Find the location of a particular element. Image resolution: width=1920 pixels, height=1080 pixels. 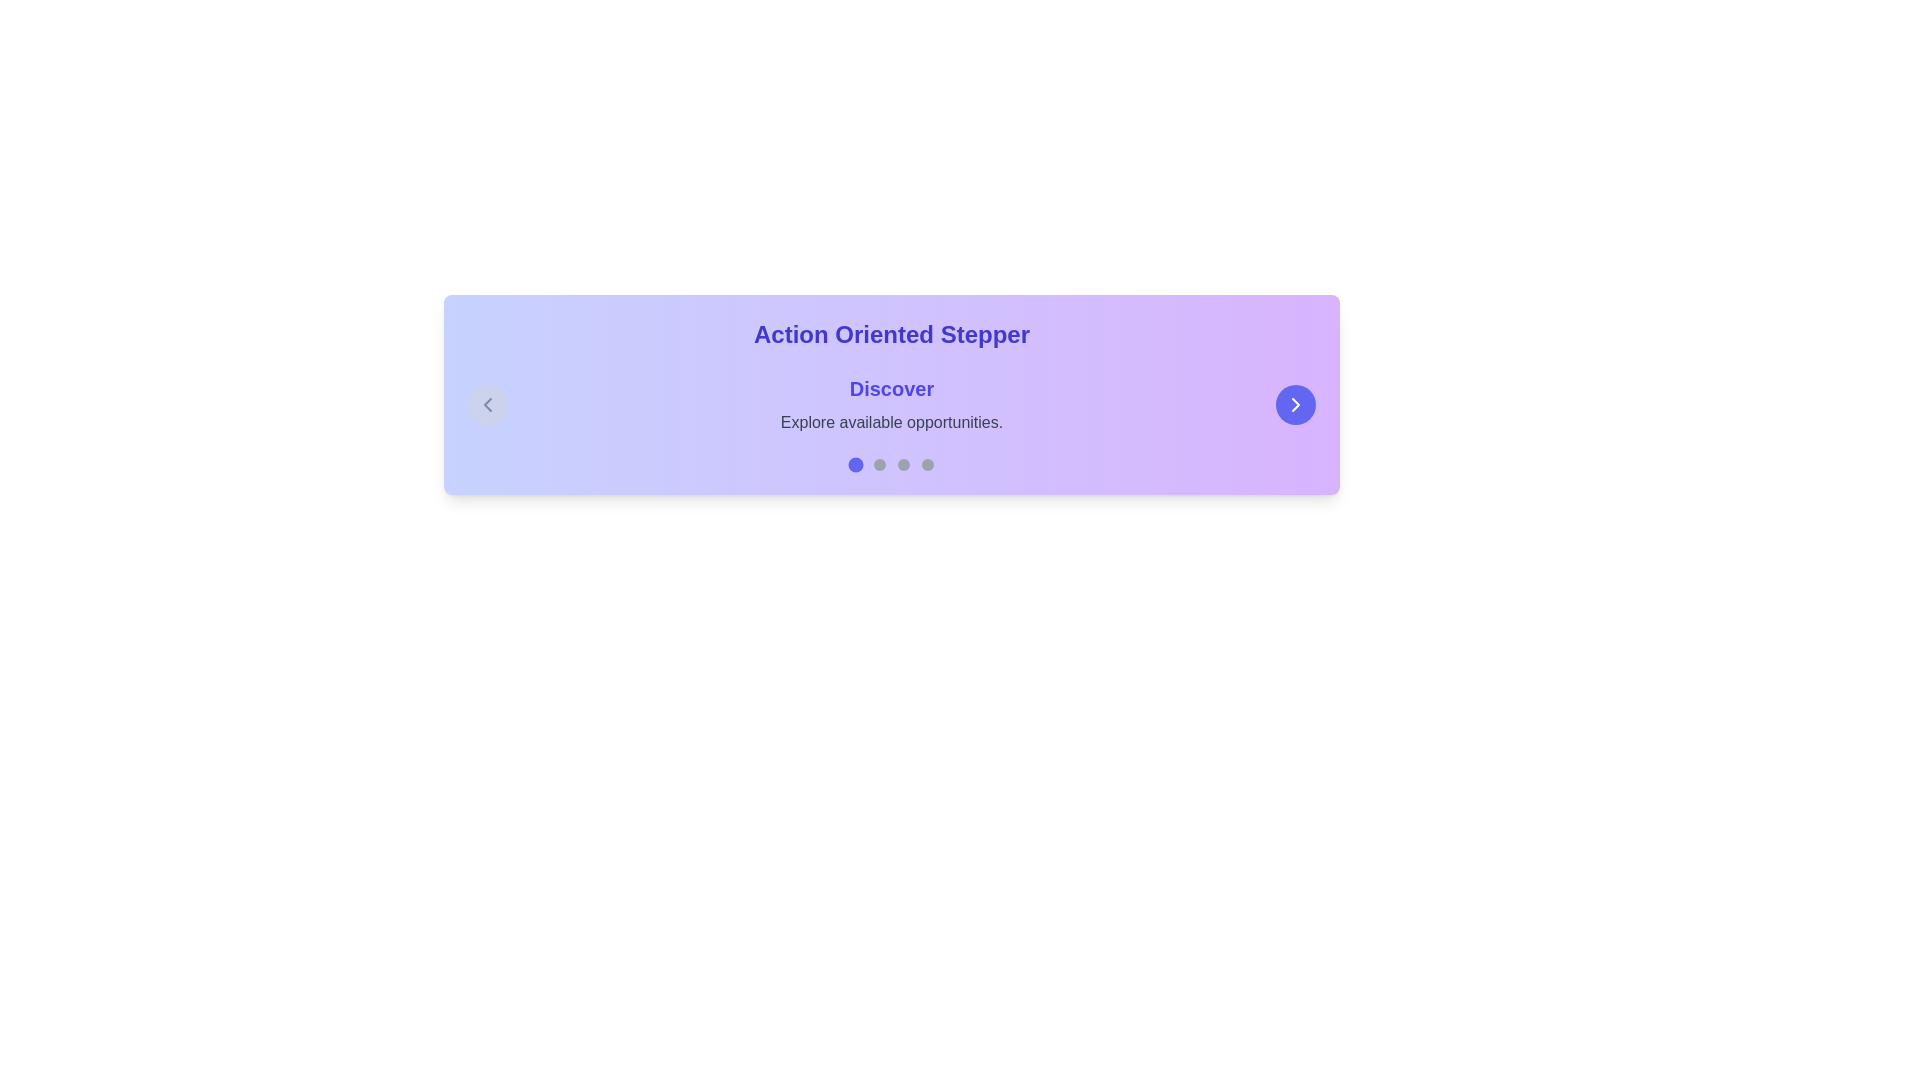

the Informational text block with title and description, which is located centrally below the 'Action Oriented Stepper' heading and above the circular progress indicators is located at coordinates (891, 405).